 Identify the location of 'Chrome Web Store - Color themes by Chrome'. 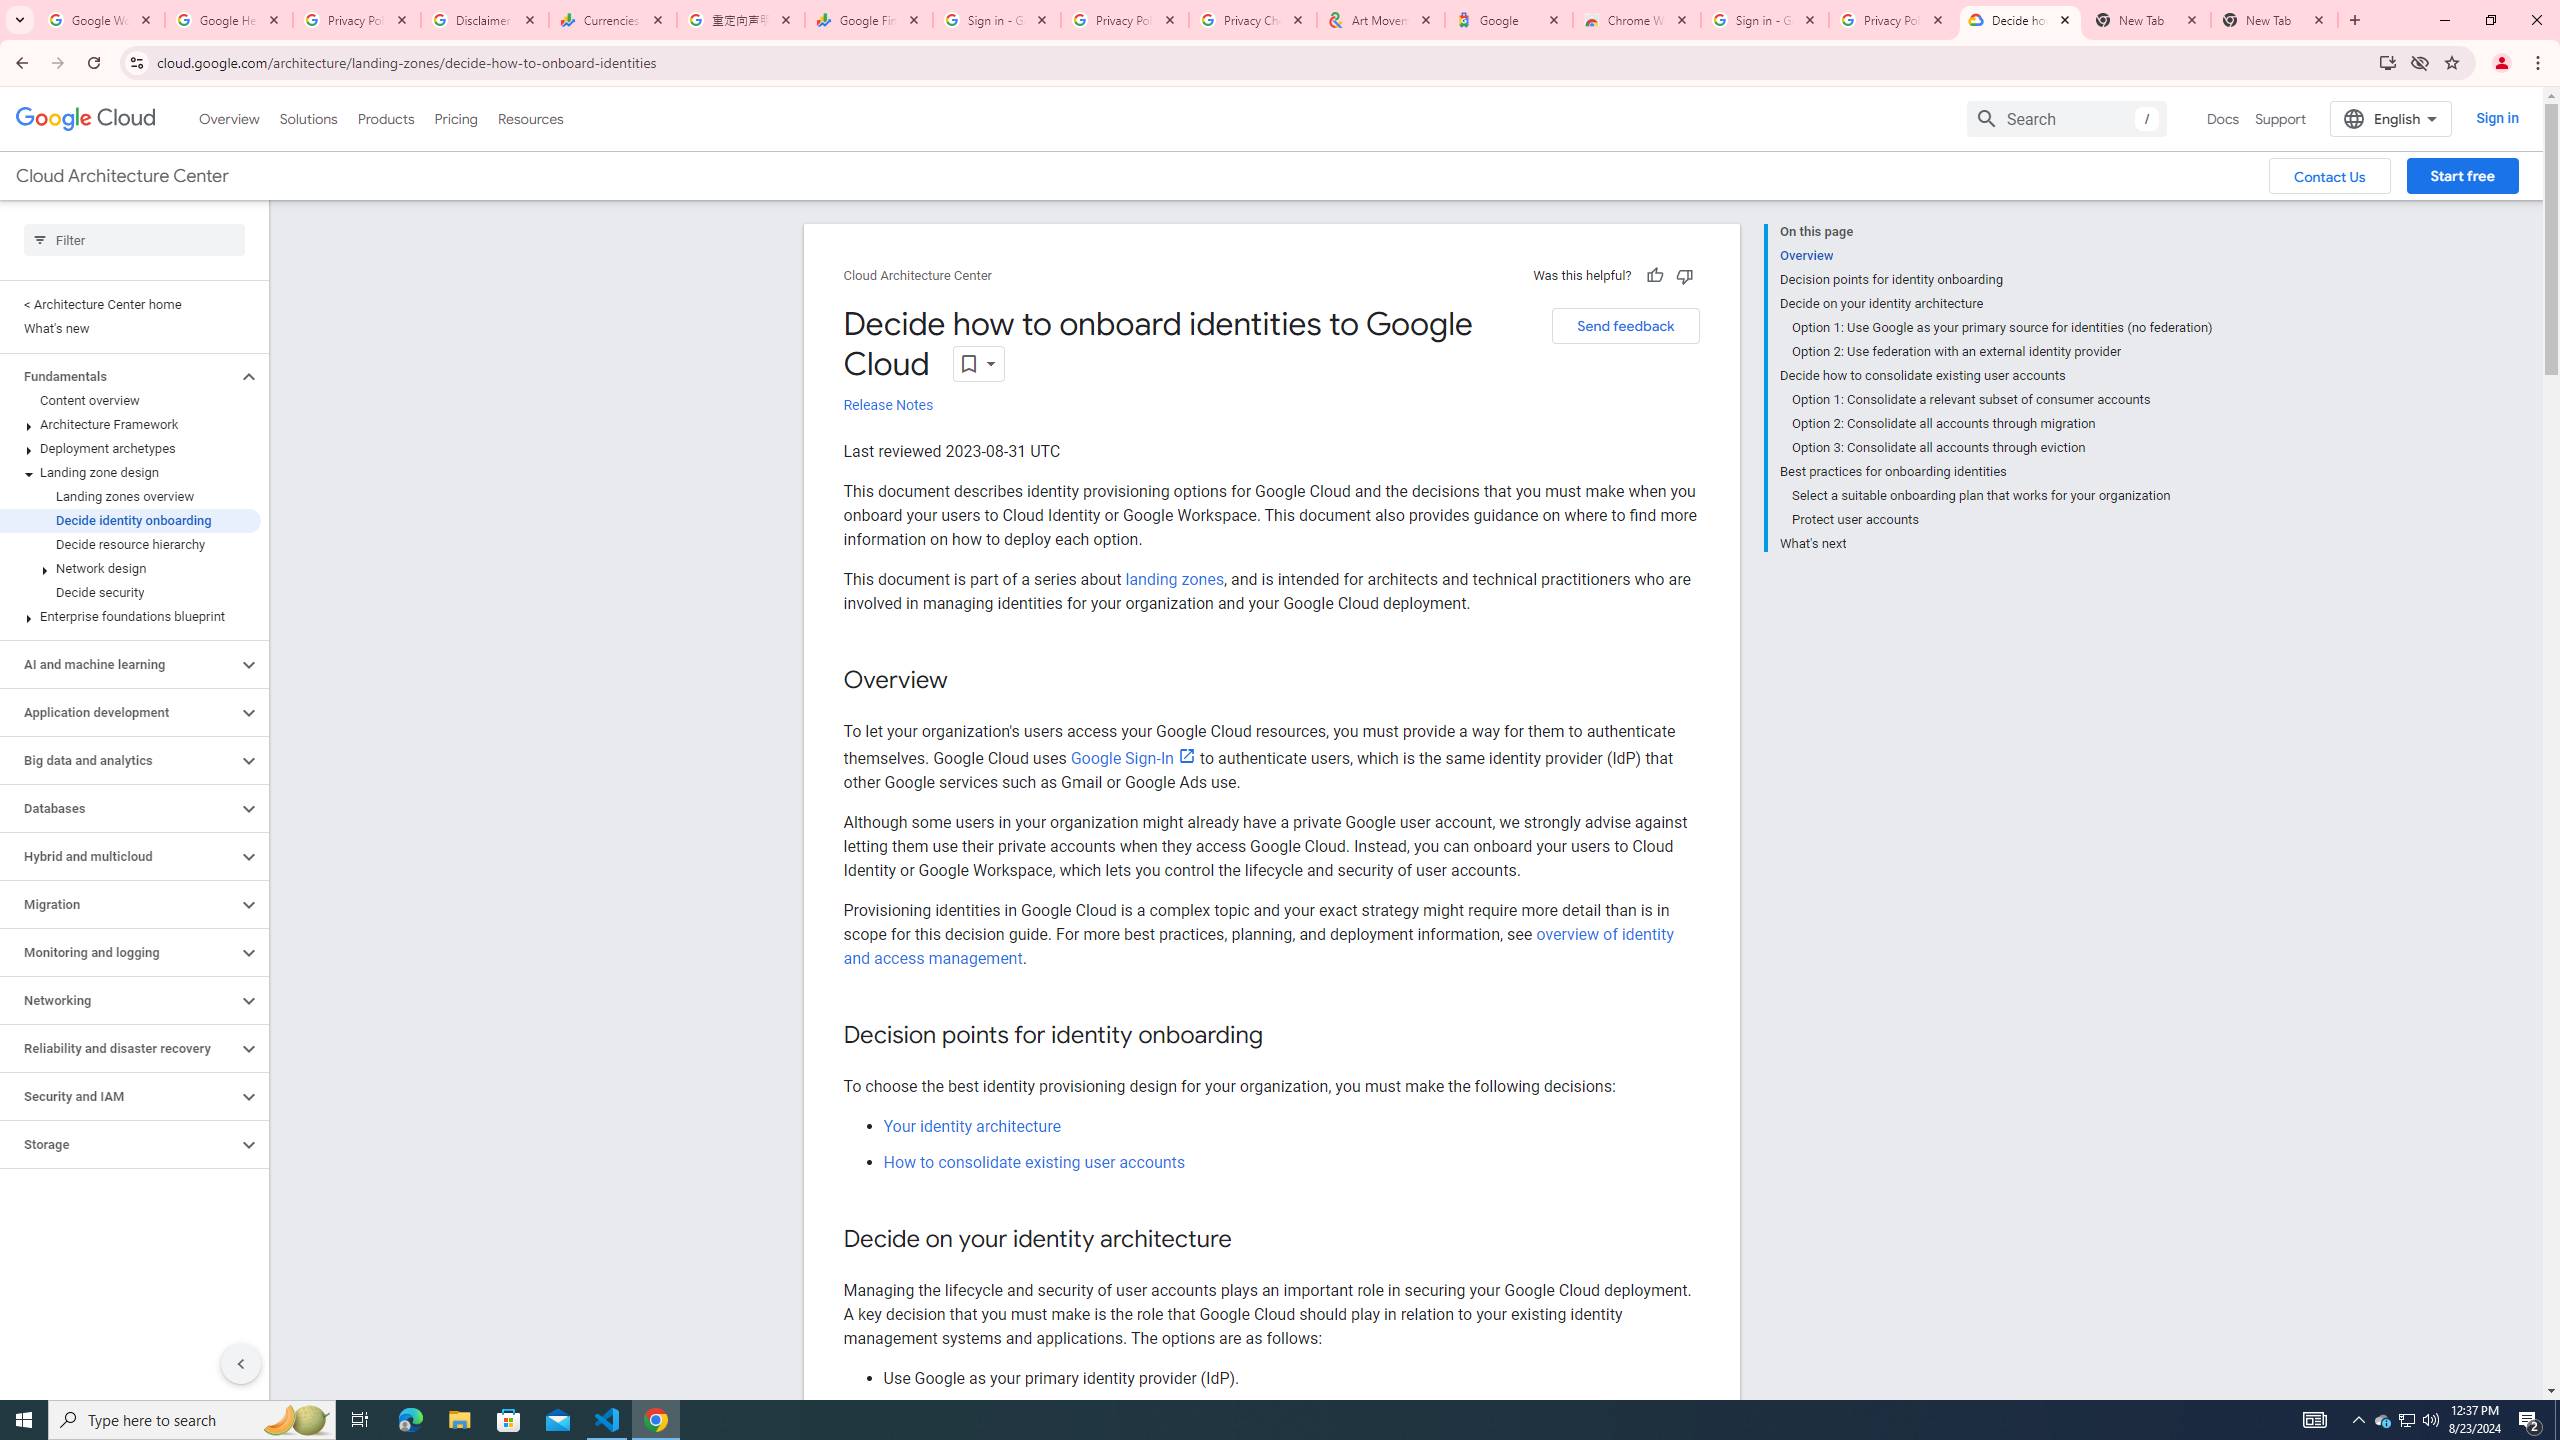
(1636, 19).